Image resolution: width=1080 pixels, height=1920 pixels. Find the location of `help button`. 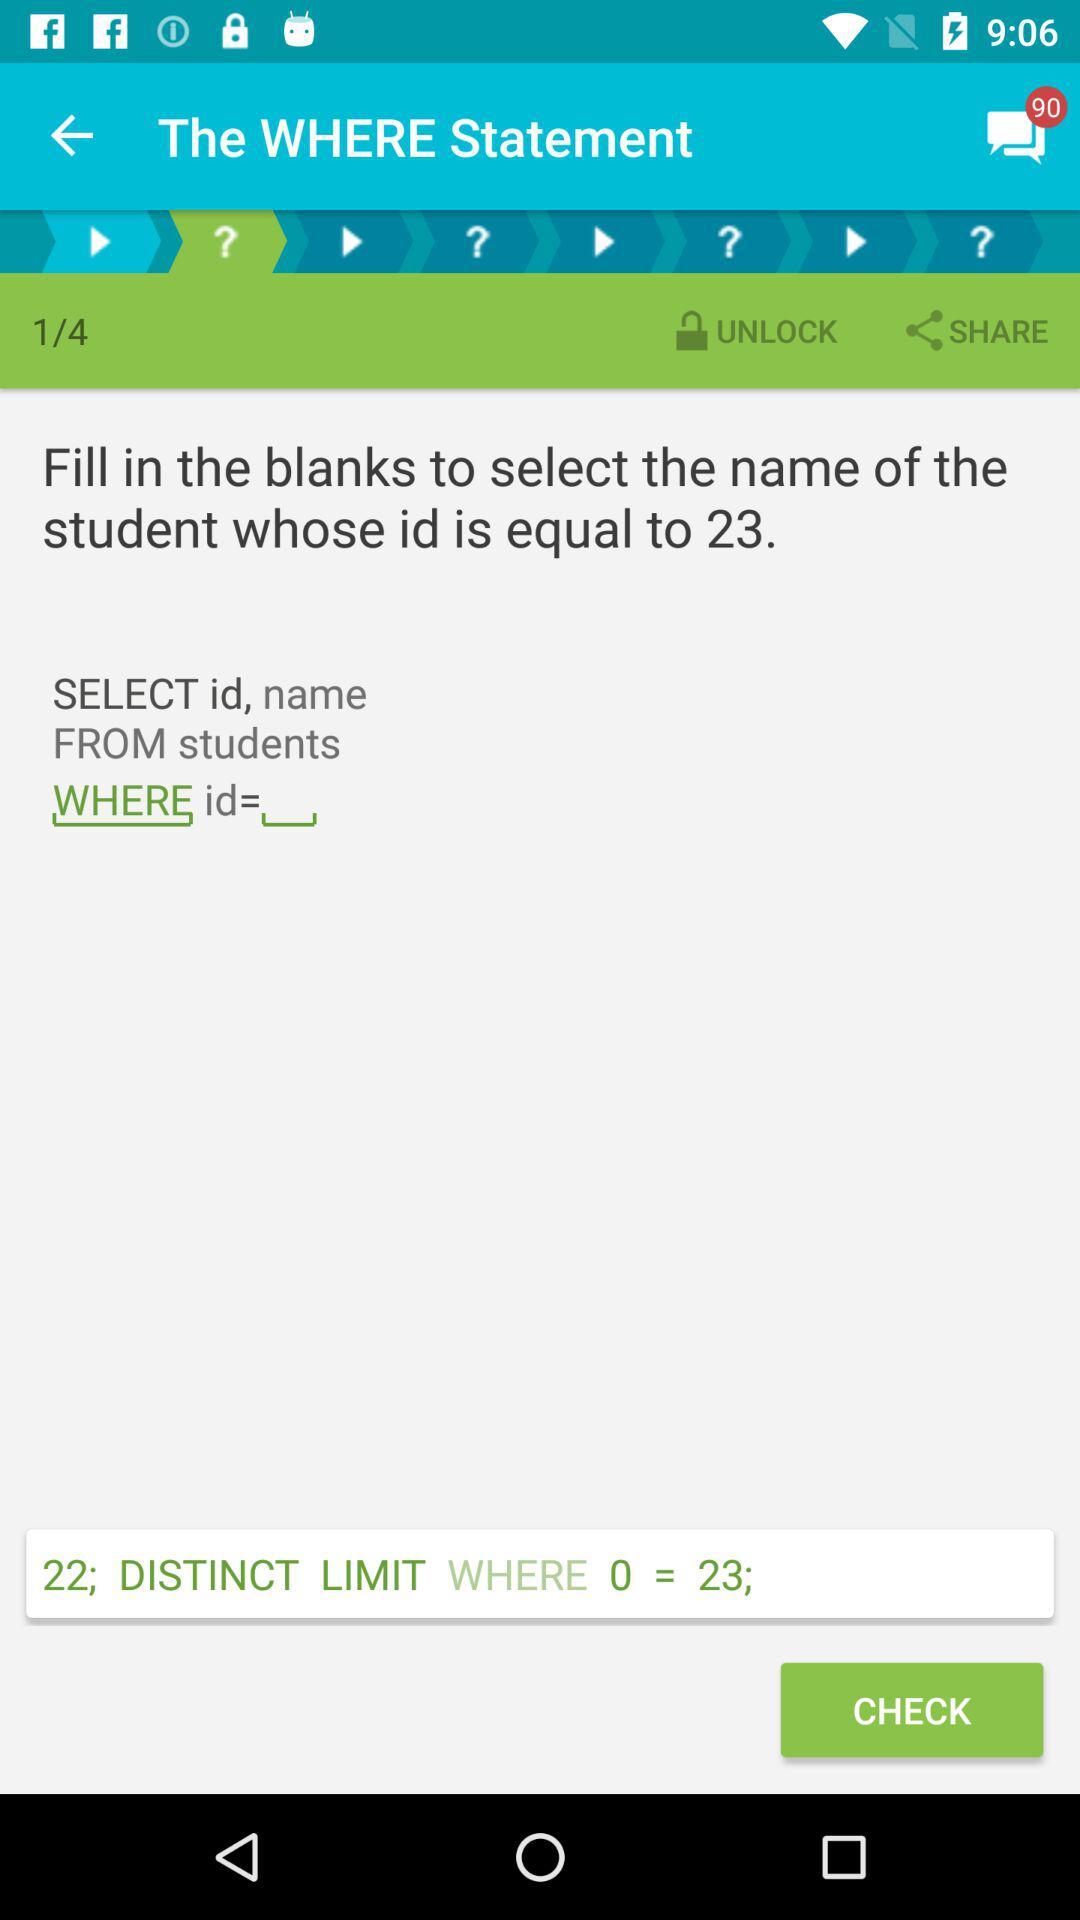

help button is located at coordinates (979, 240).